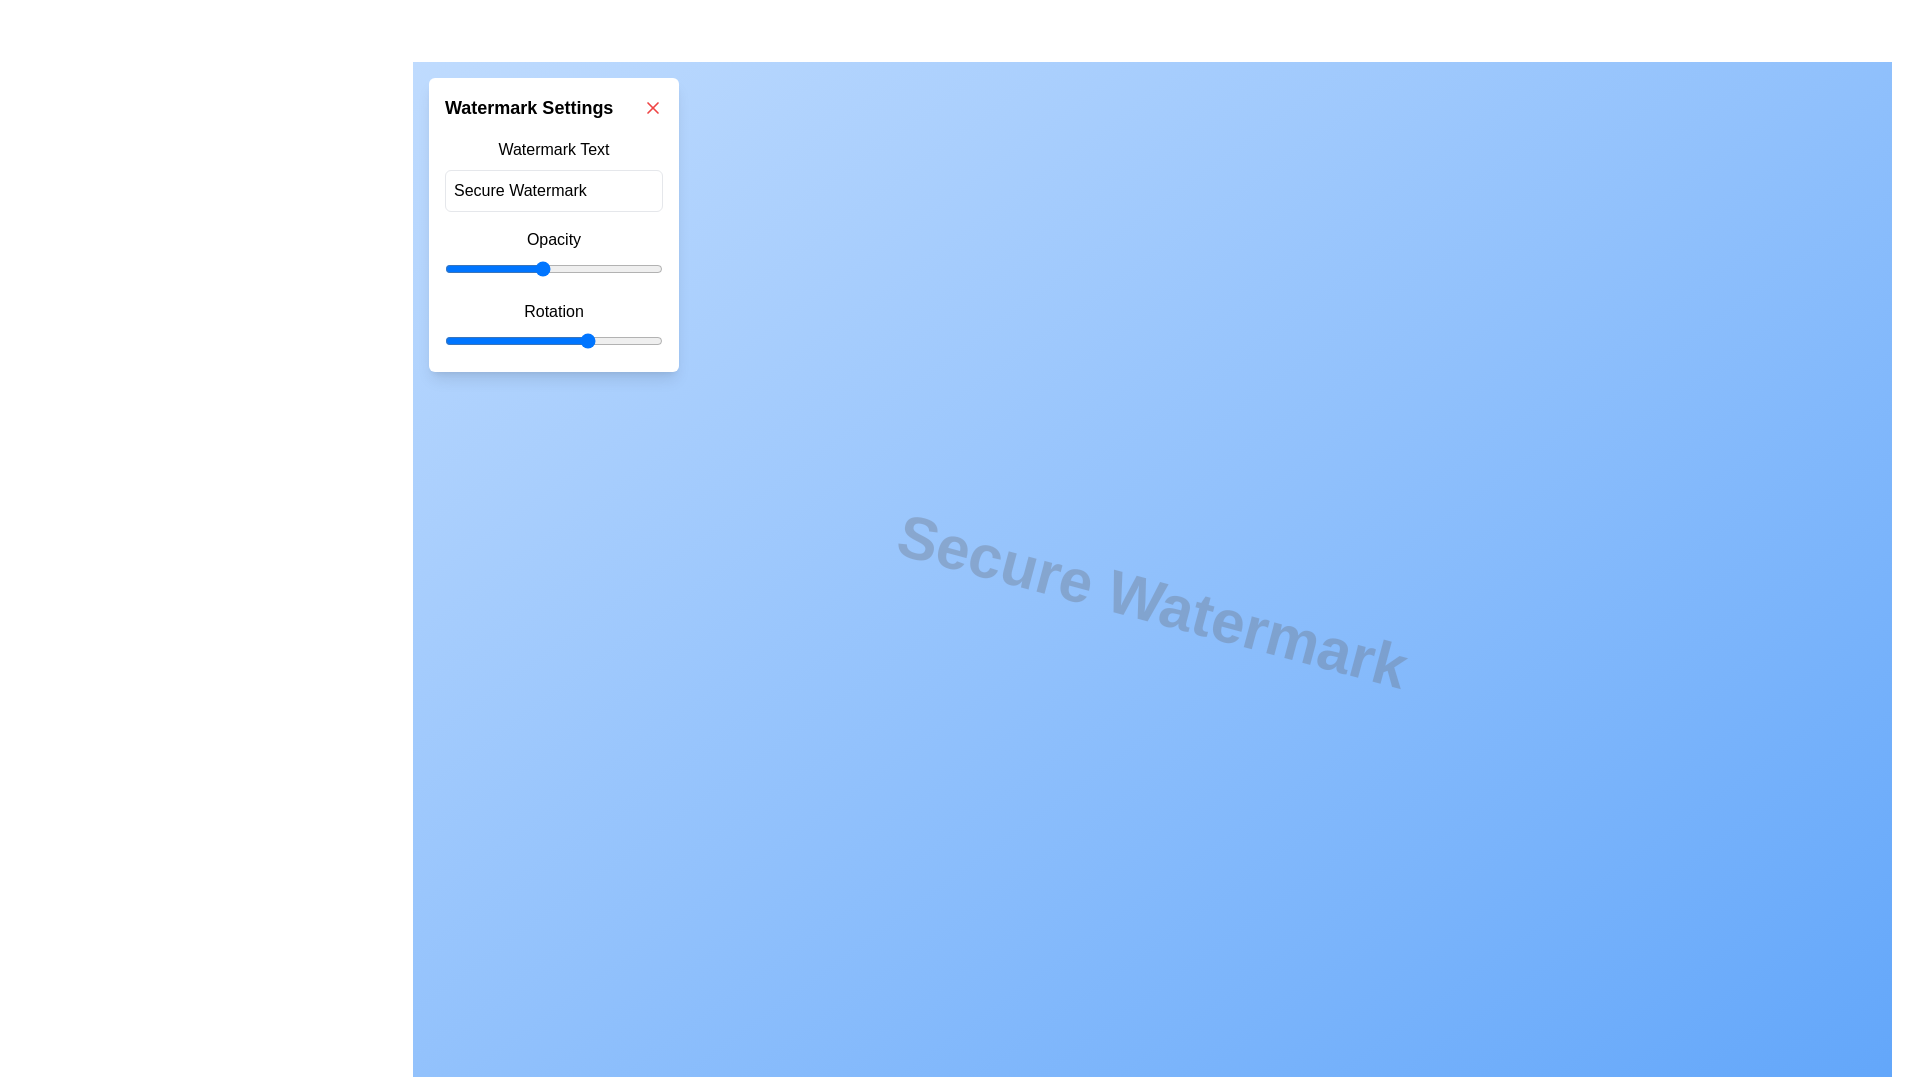  I want to click on the text element displaying 'Secure Watermark' in a bold font with gray color and semi-transparency, positioned slightly off-center to the right and lower side of the visible interface, so click(1152, 600).